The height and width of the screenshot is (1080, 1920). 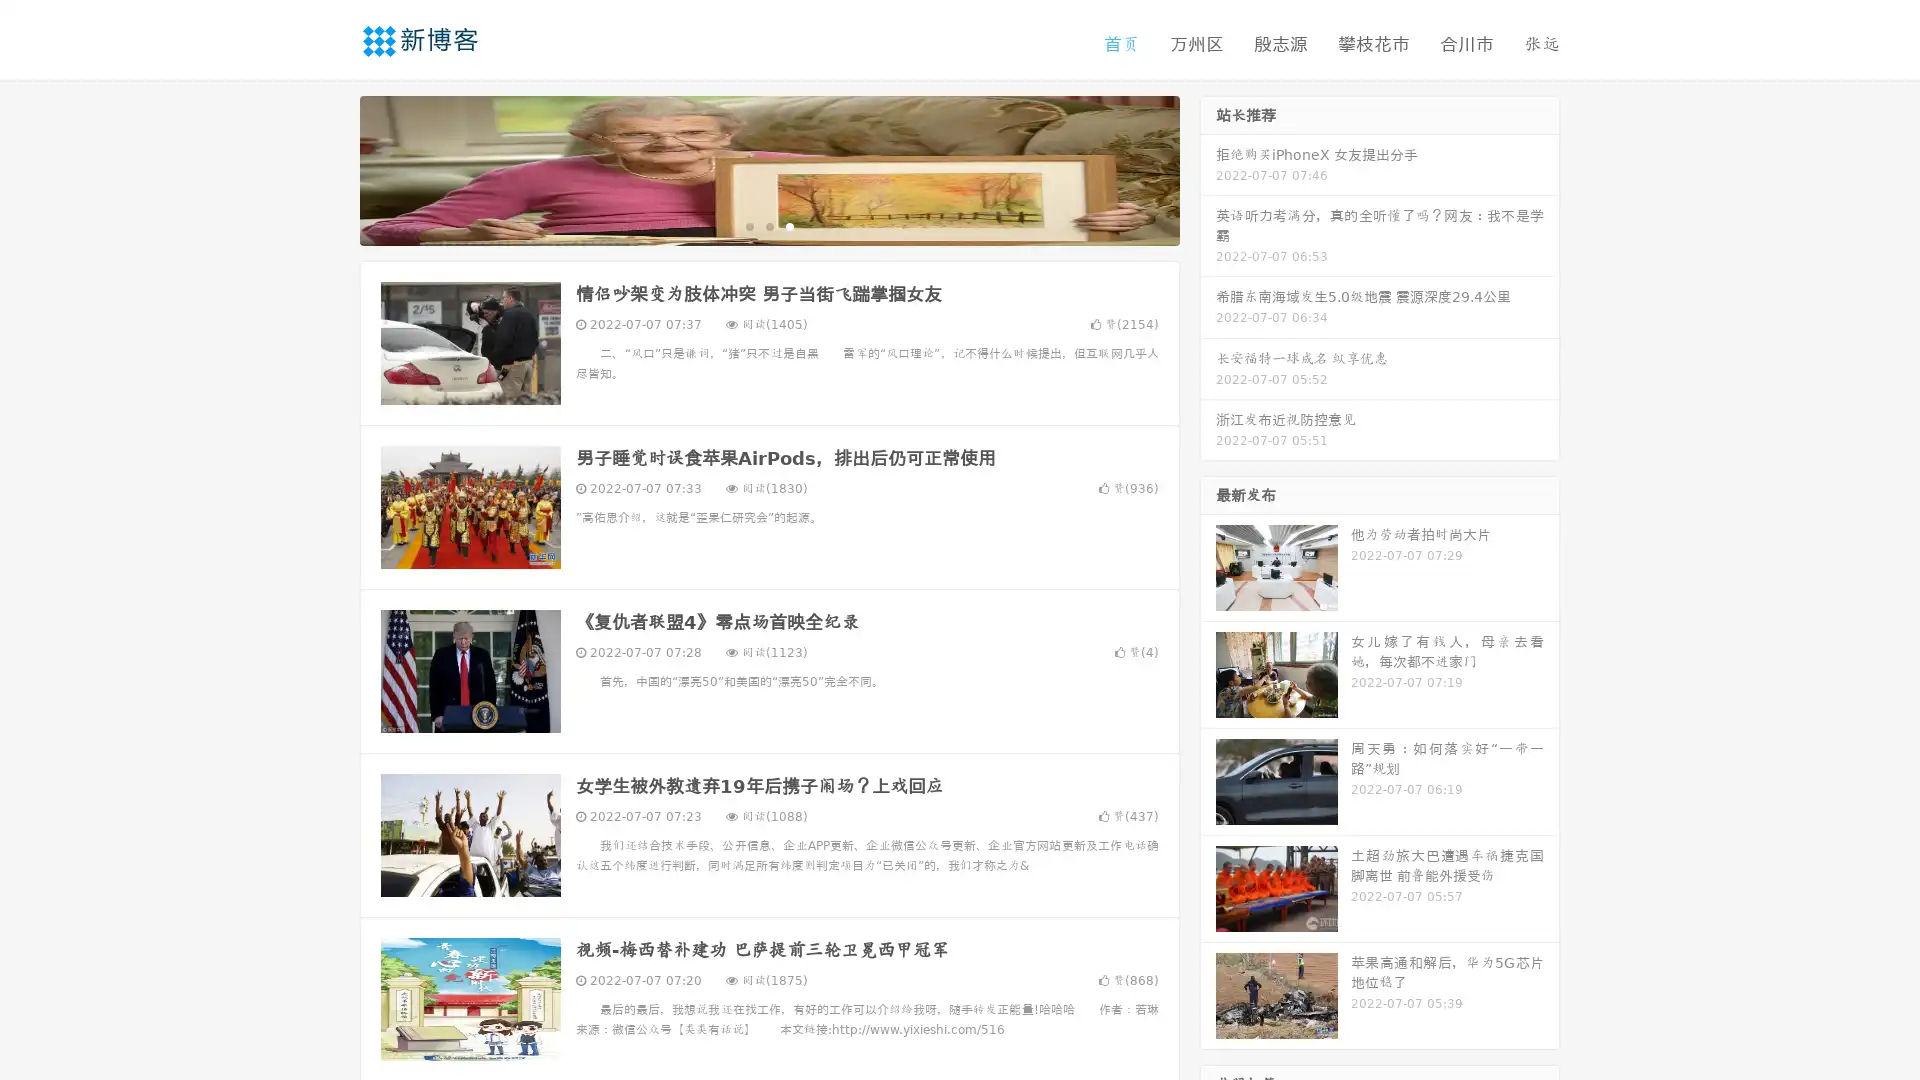 What do you see at coordinates (768, 225) in the screenshot?
I see `Go to slide 2` at bounding box center [768, 225].